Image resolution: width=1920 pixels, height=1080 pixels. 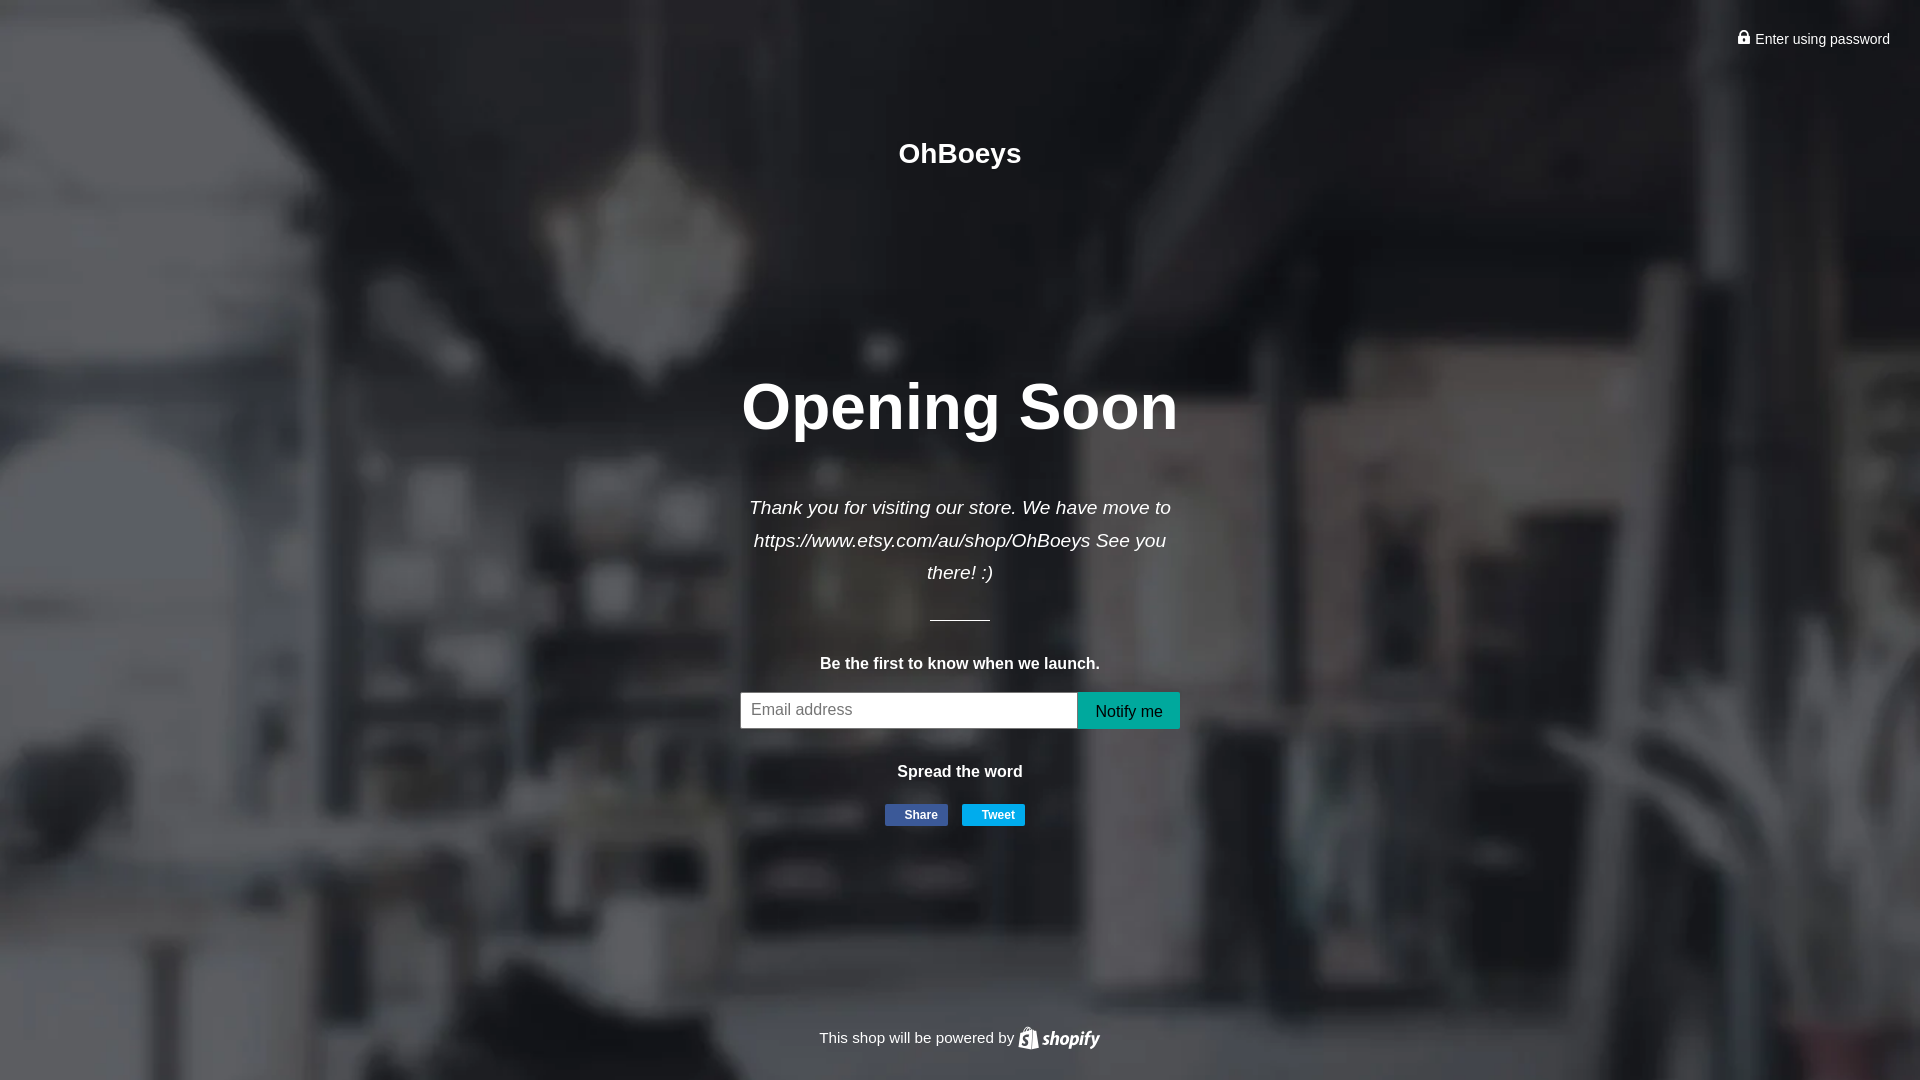 I want to click on 'Lock icon Enter using password', so click(x=1813, y=38).